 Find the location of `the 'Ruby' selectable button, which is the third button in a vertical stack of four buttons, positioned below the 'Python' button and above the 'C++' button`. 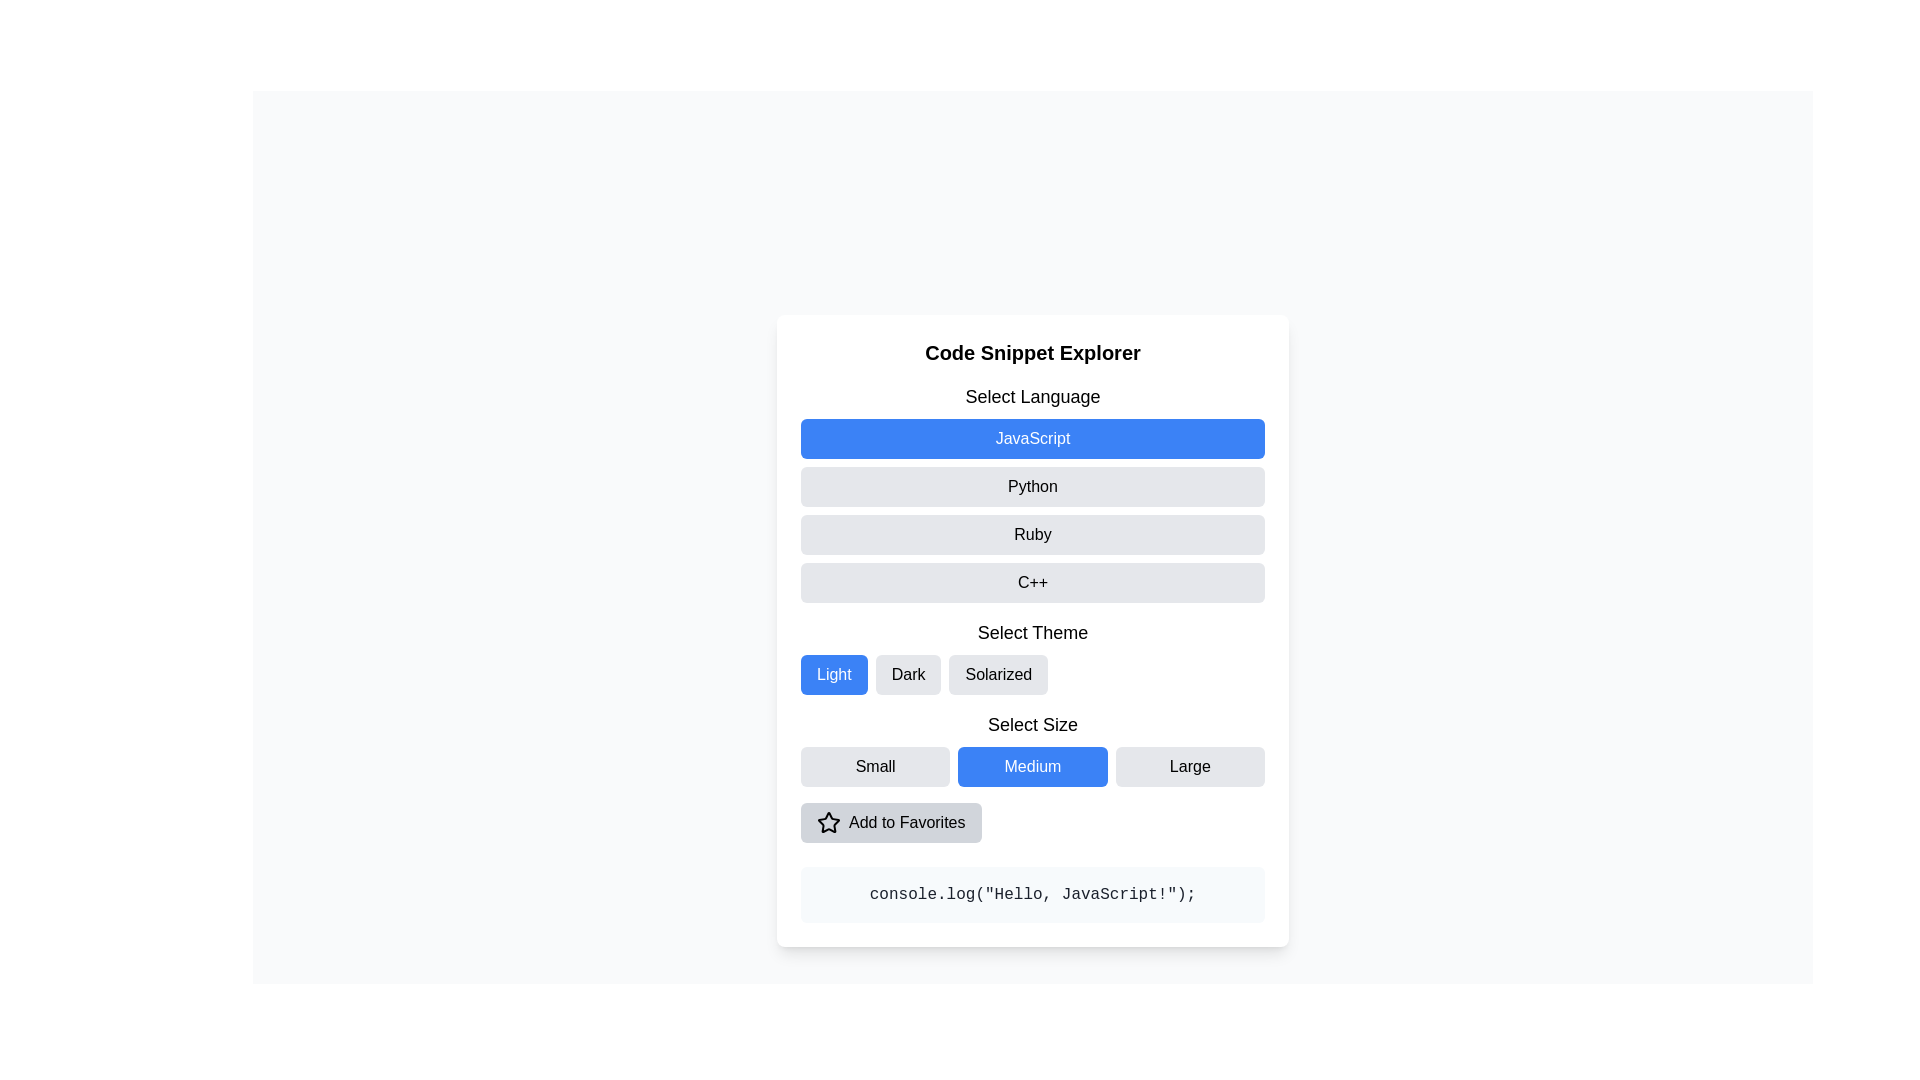

the 'Ruby' selectable button, which is the third button in a vertical stack of four buttons, positioned below the 'Python' button and above the 'C++' button is located at coordinates (1032, 534).